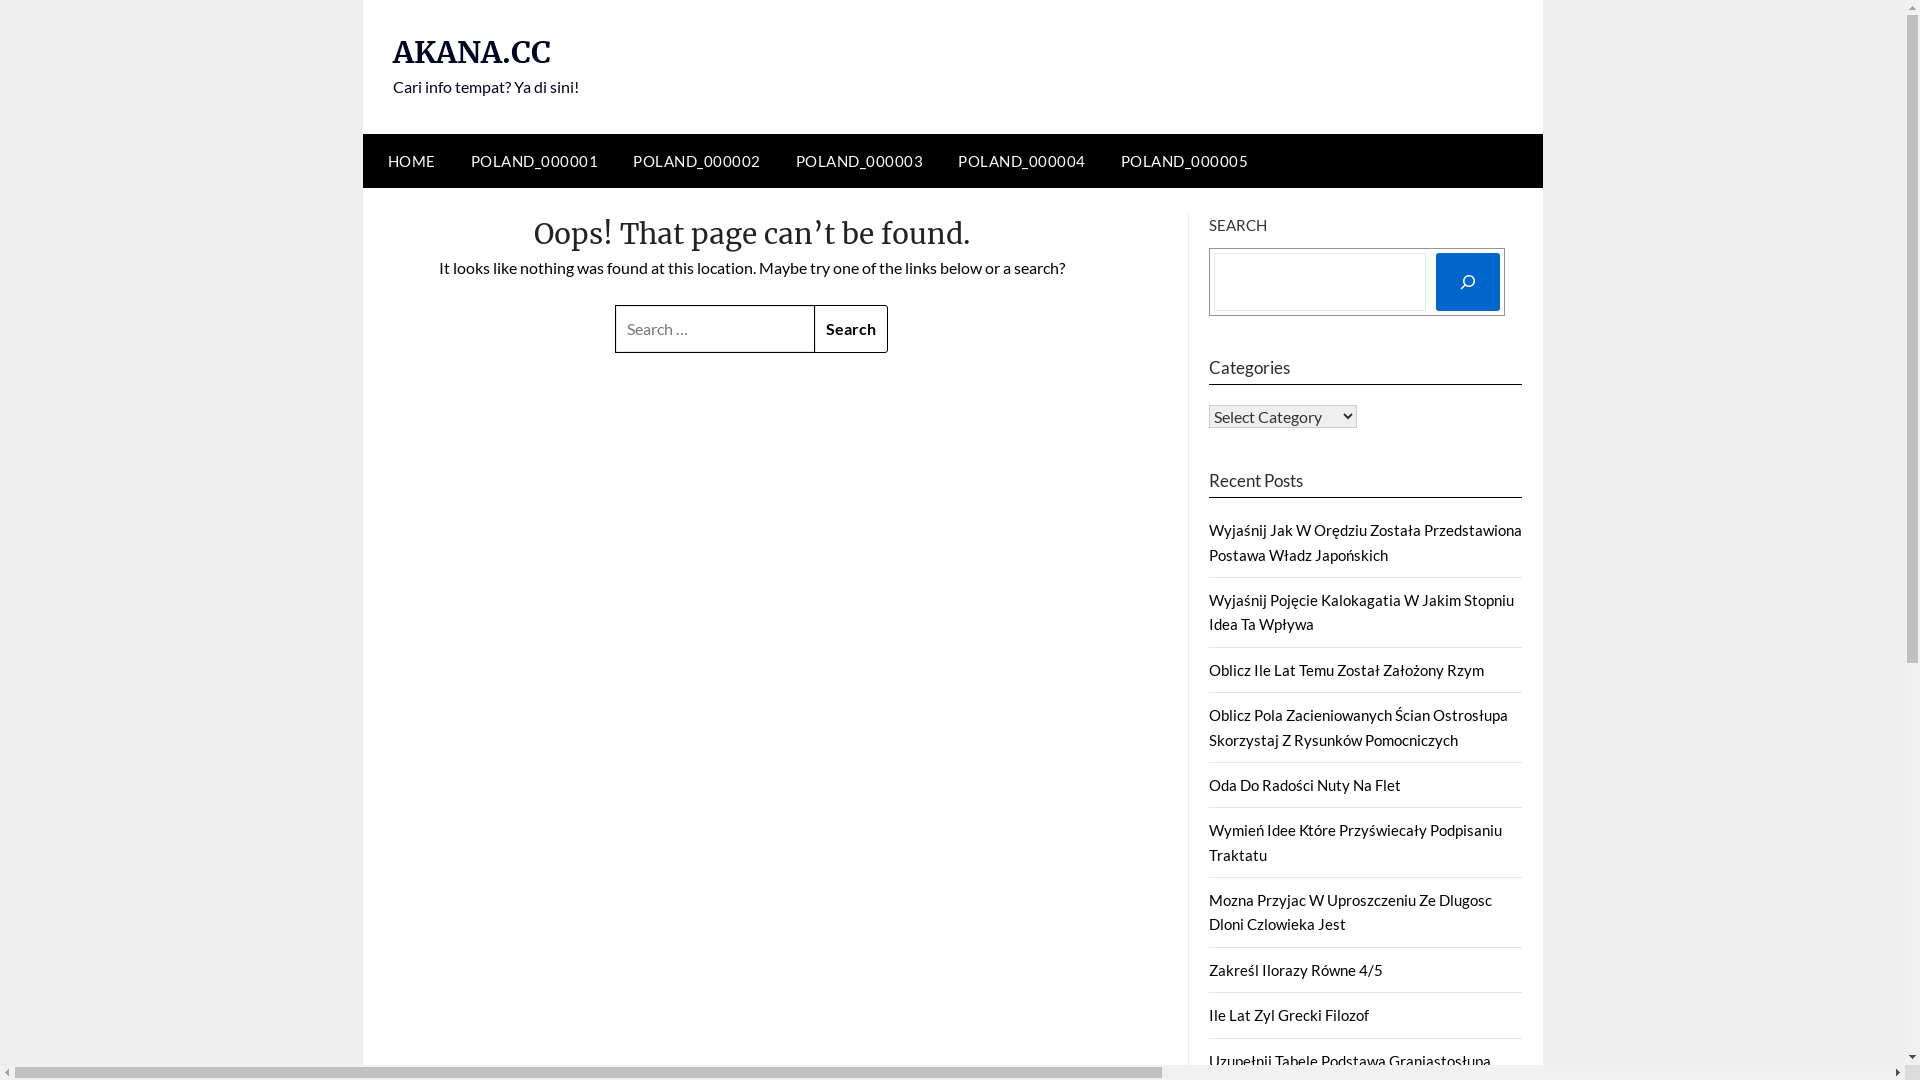 The width and height of the screenshot is (1920, 1080). I want to click on 'POLAND_000001', so click(533, 160).